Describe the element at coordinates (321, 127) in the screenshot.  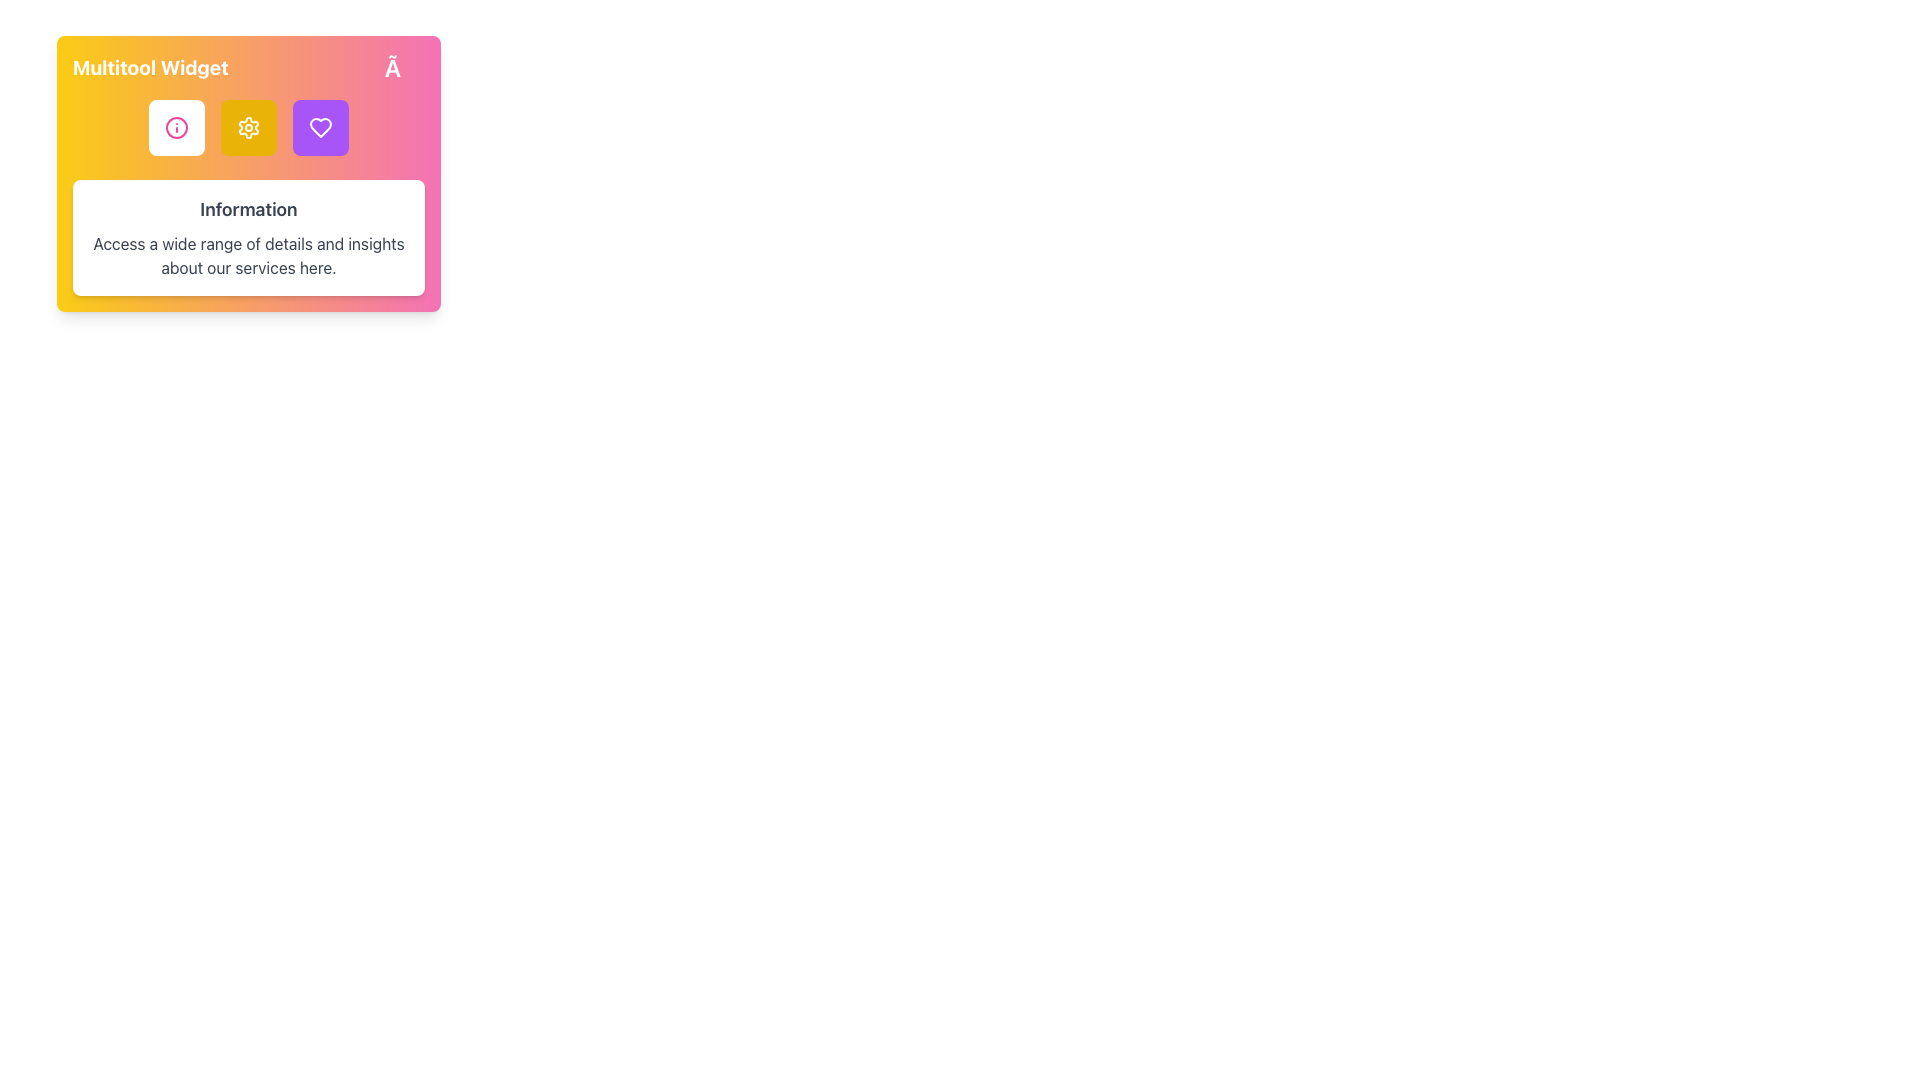
I see `the favorite icon located in the top-right section of the card, which is the third button from the left among three buttons` at that location.